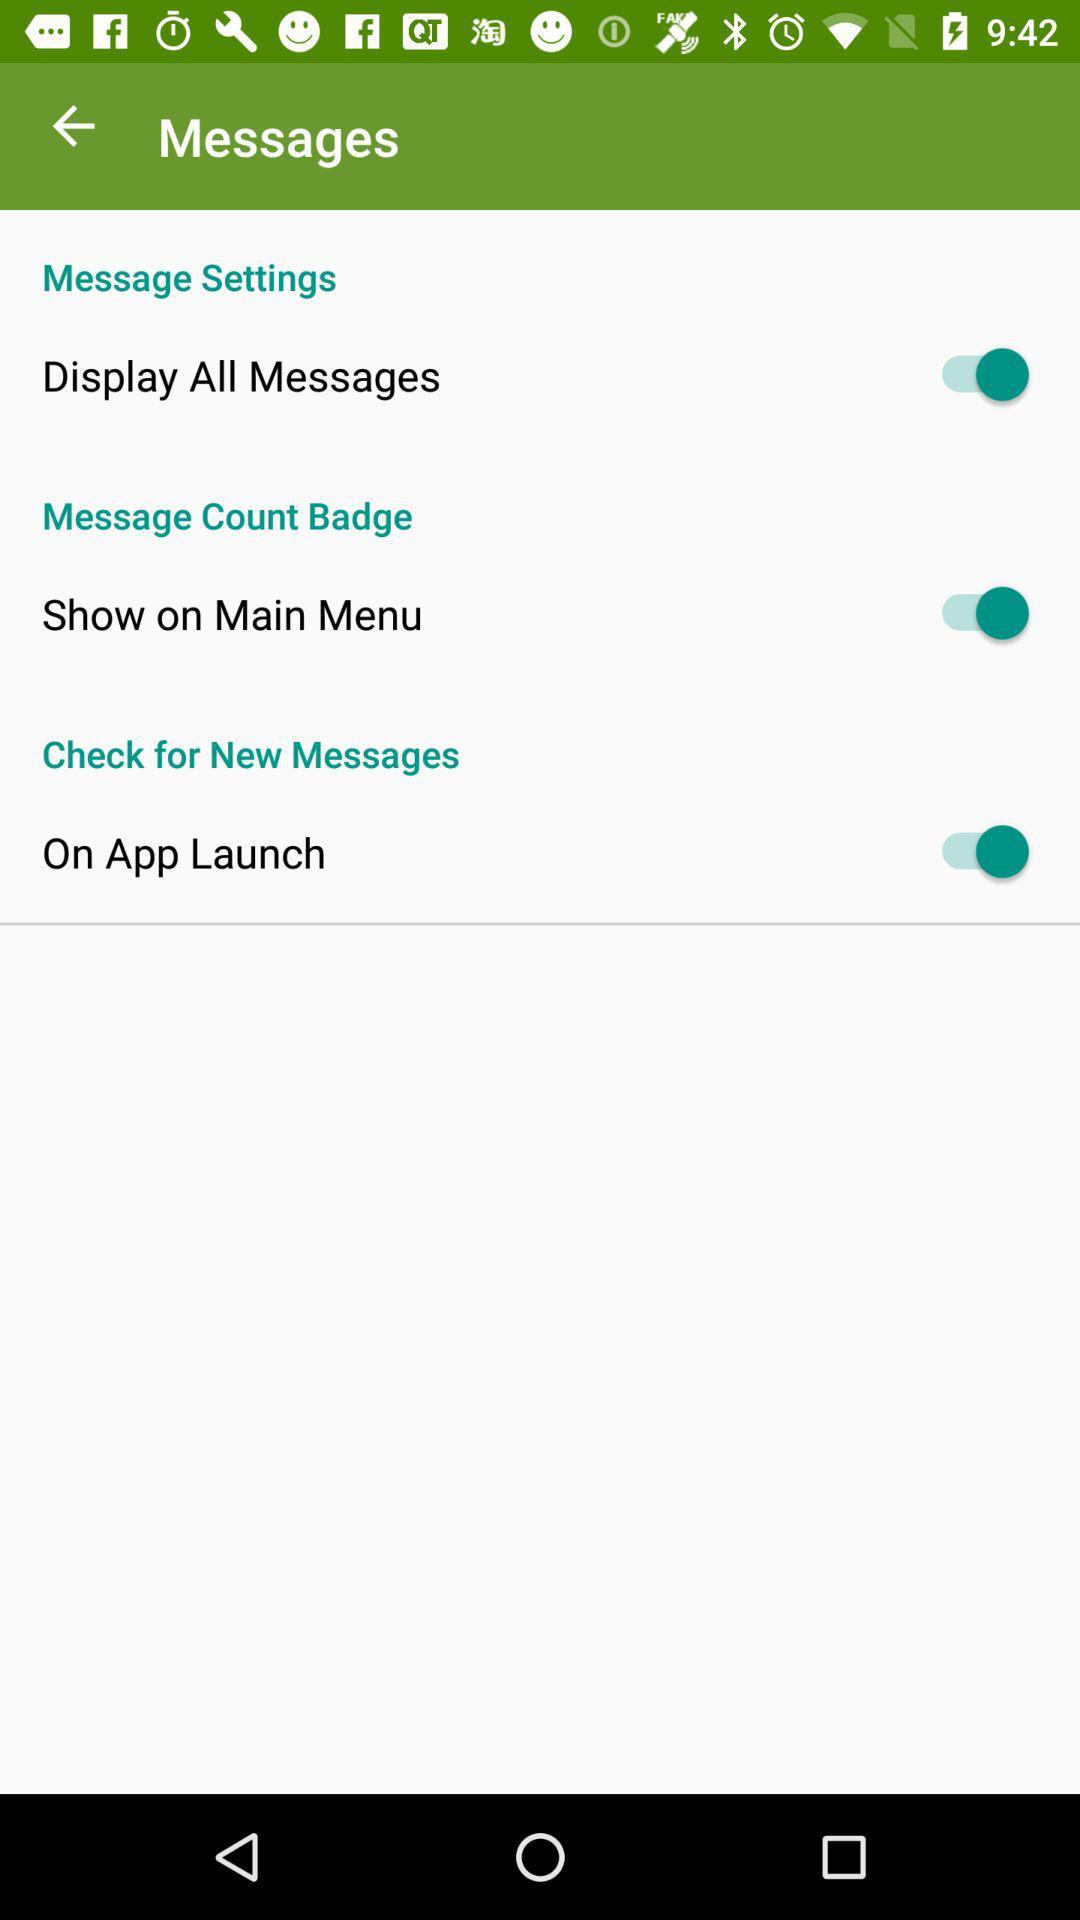 This screenshot has height=1920, width=1080. Describe the element at coordinates (540, 494) in the screenshot. I see `the message count badge app` at that location.